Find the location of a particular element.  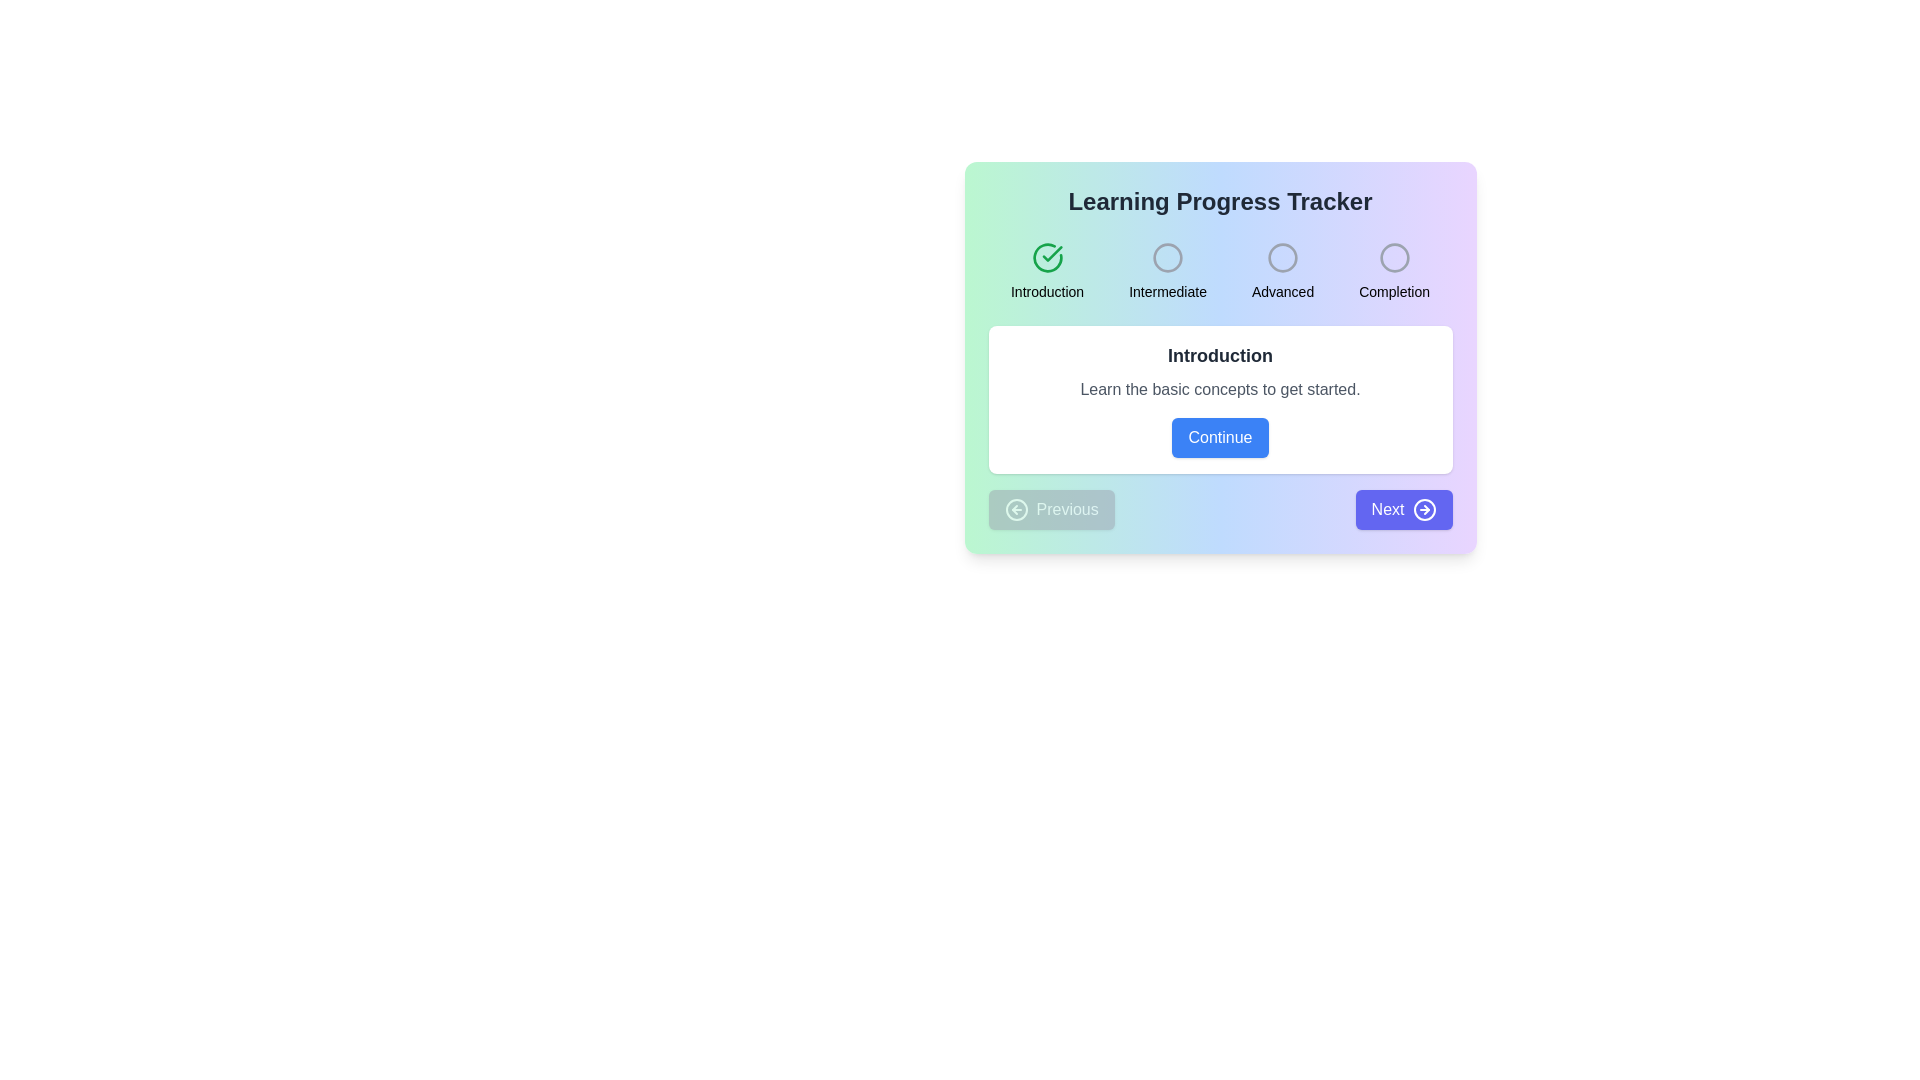

the text element that reads 'Learn the basic concepts to get started', which is styled in a small, muted gray font and positioned beneath the heading 'Introduction' within the 'Learning Progress Tracker' panel is located at coordinates (1219, 389).